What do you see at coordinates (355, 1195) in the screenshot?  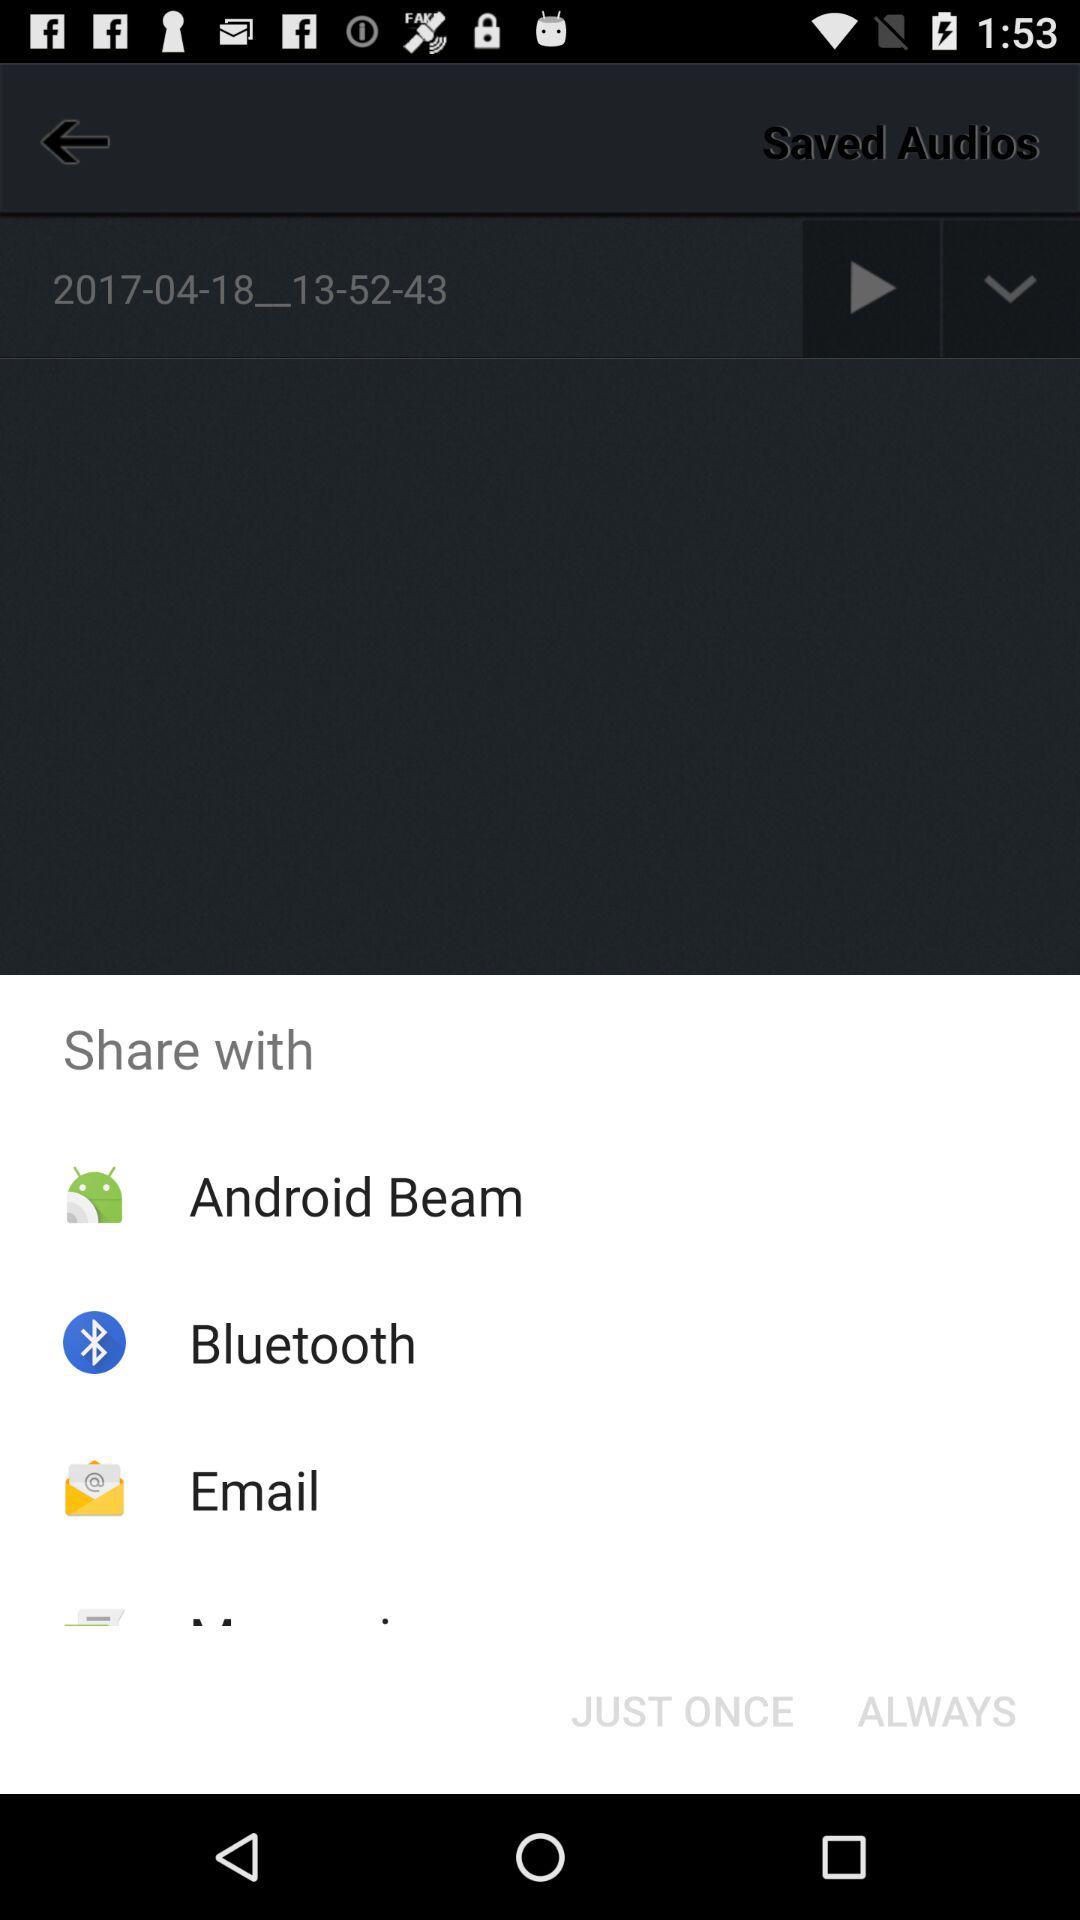 I see `android beam app` at bounding box center [355, 1195].